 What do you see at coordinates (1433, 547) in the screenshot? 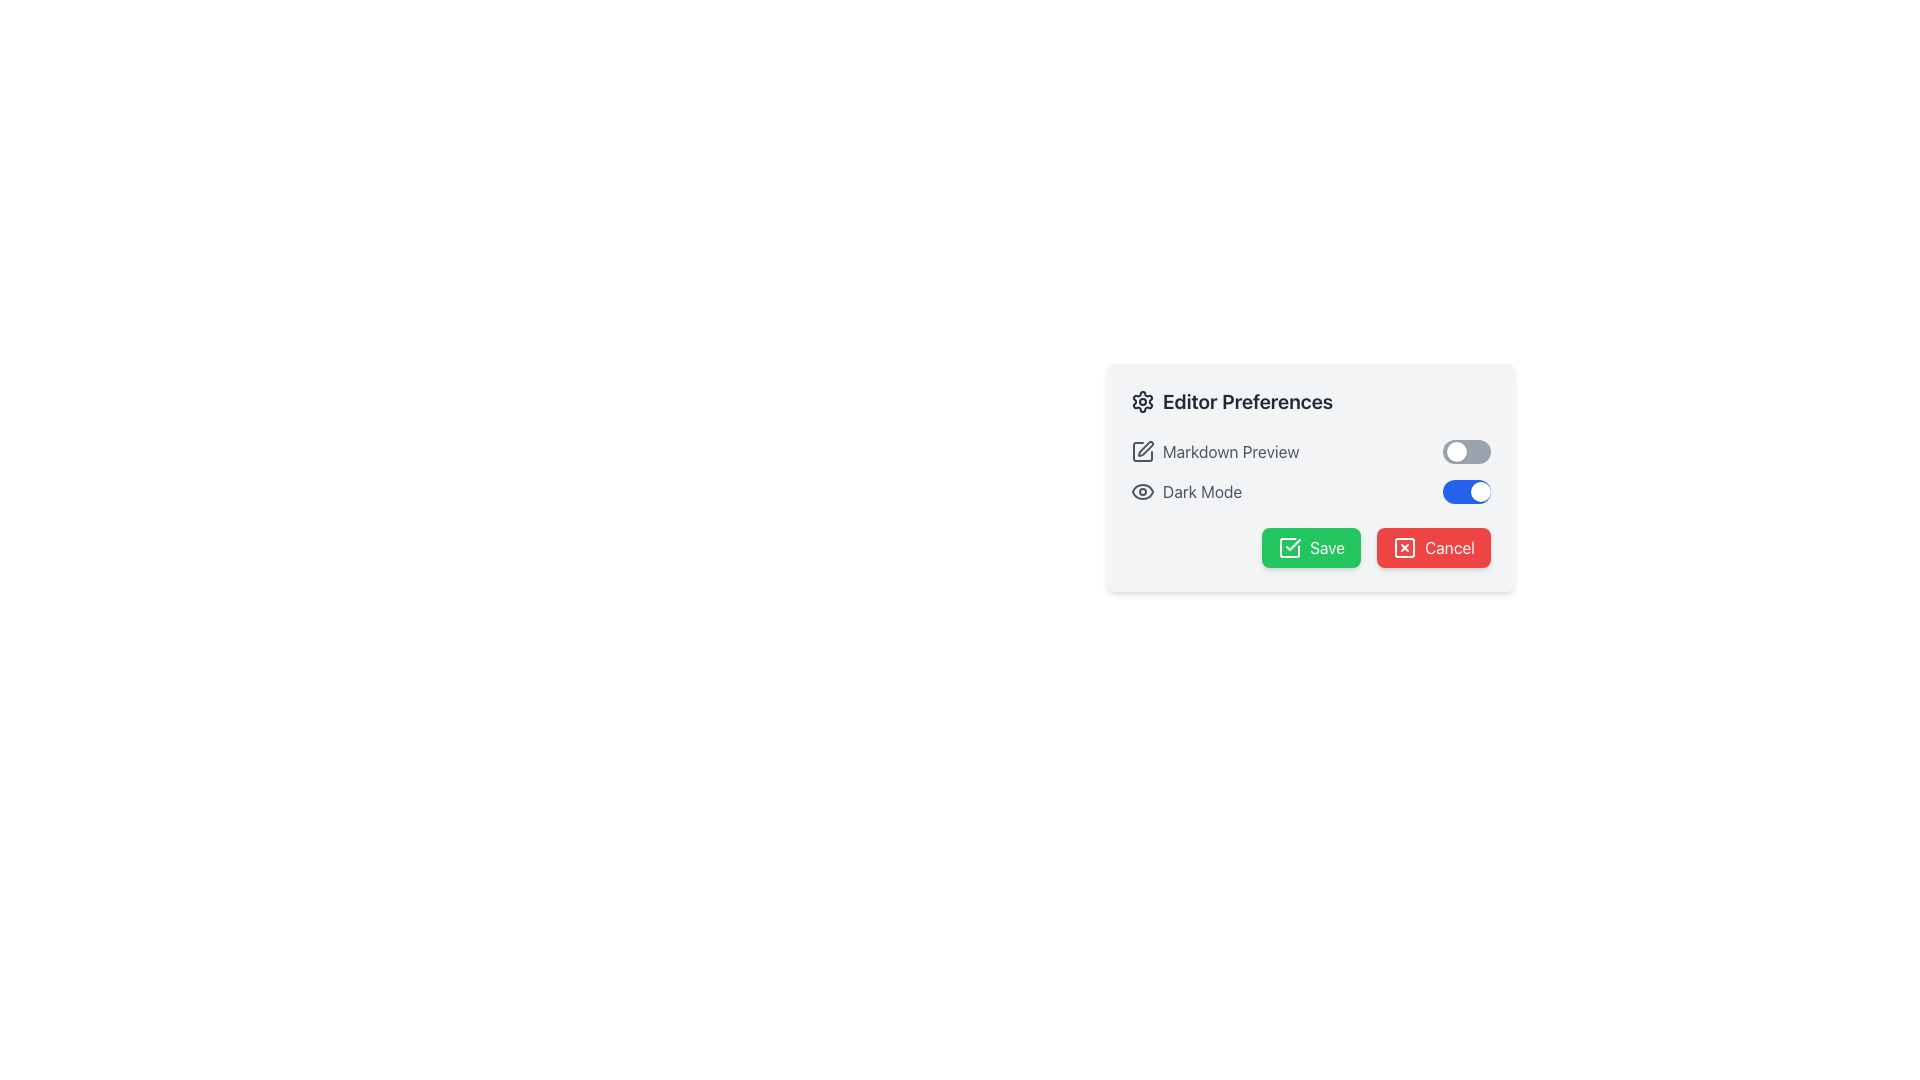
I see `the red rectangular 'Cancel' button with rounded corners, which features a white label and an 'X' icon` at bounding box center [1433, 547].